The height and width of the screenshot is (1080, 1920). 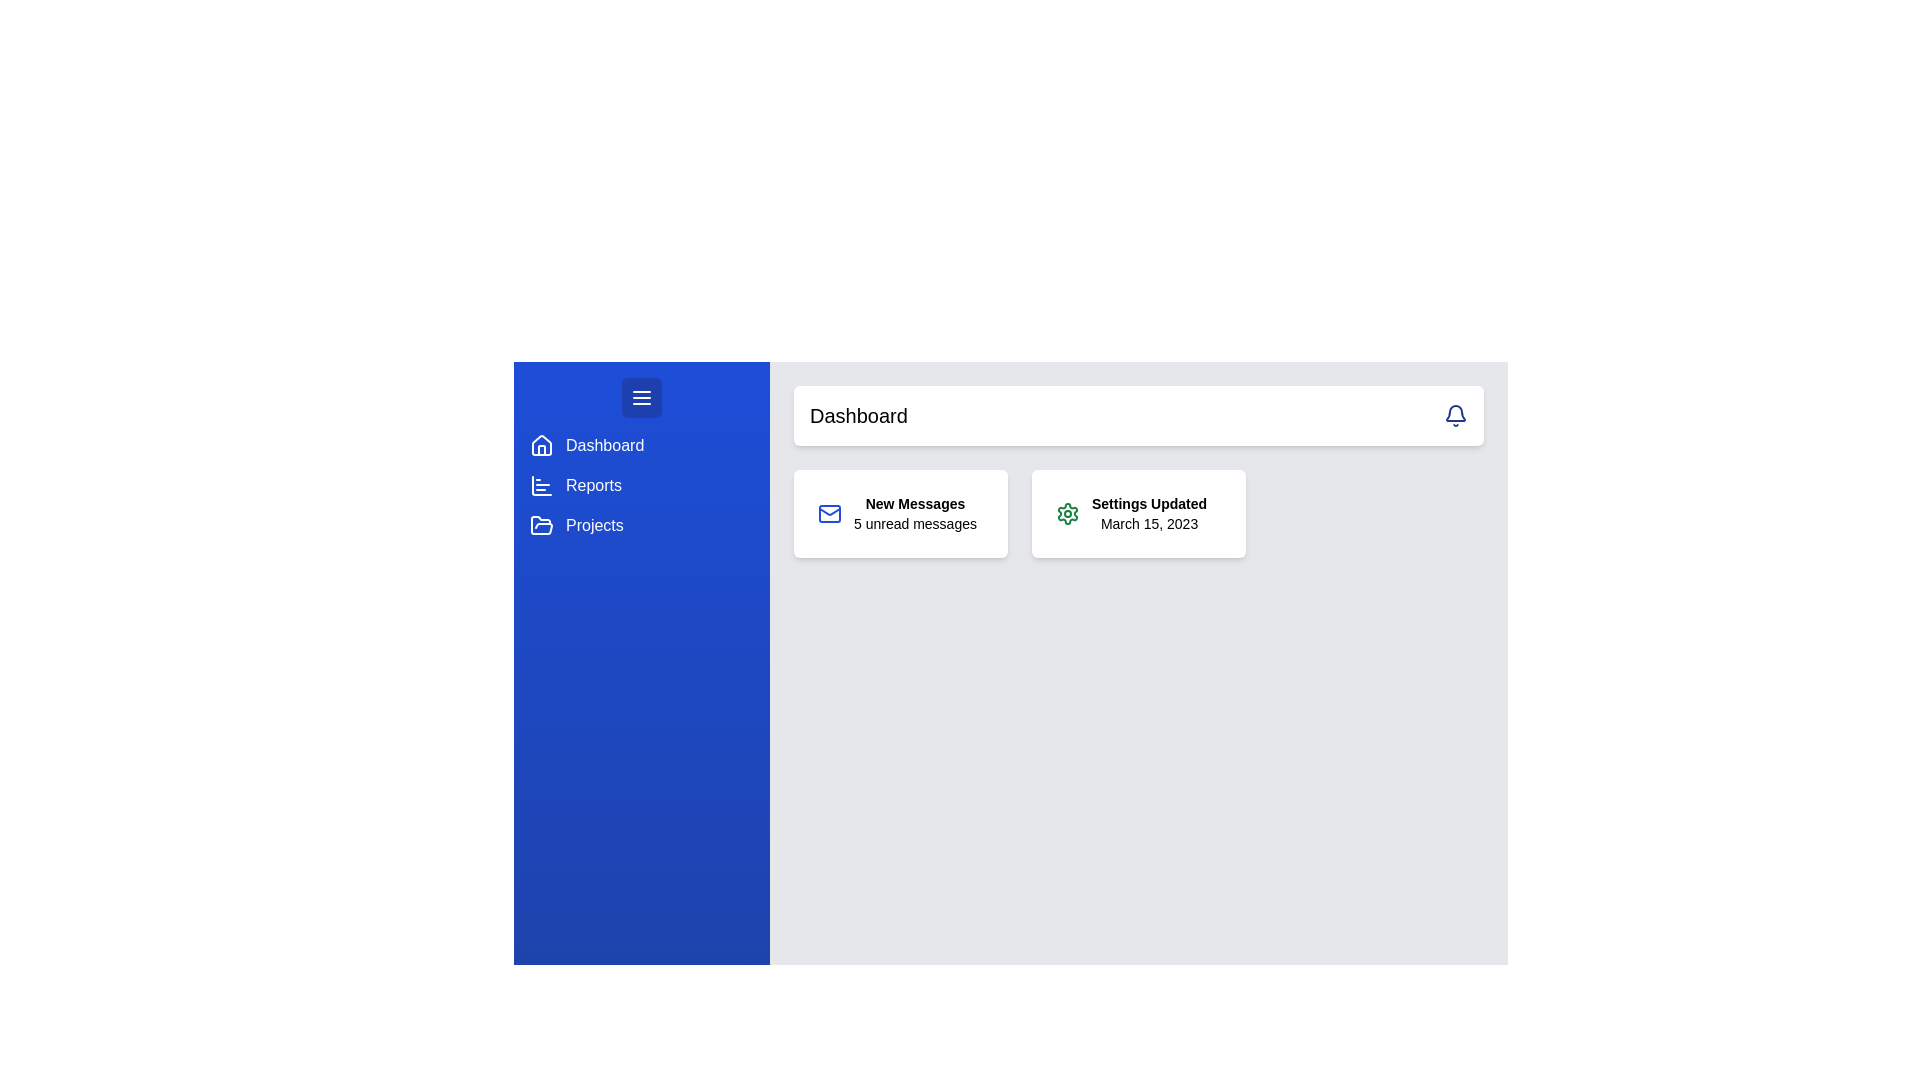 What do you see at coordinates (1067, 512) in the screenshot?
I see `the icon located on the right-hand side of the interface, which serves as a visual indicator for the 'Settings Updated' message` at bounding box center [1067, 512].